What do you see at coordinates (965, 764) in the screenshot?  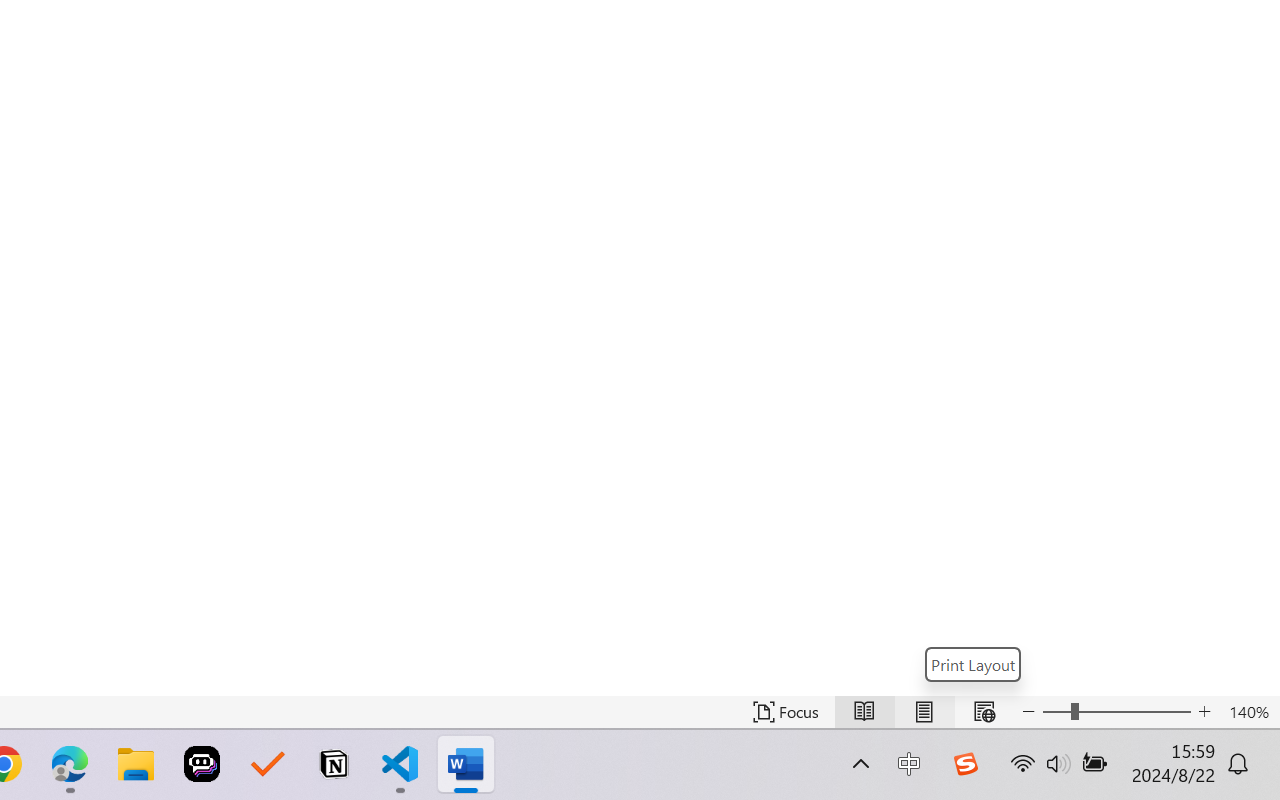 I see `'Class: Image'` at bounding box center [965, 764].